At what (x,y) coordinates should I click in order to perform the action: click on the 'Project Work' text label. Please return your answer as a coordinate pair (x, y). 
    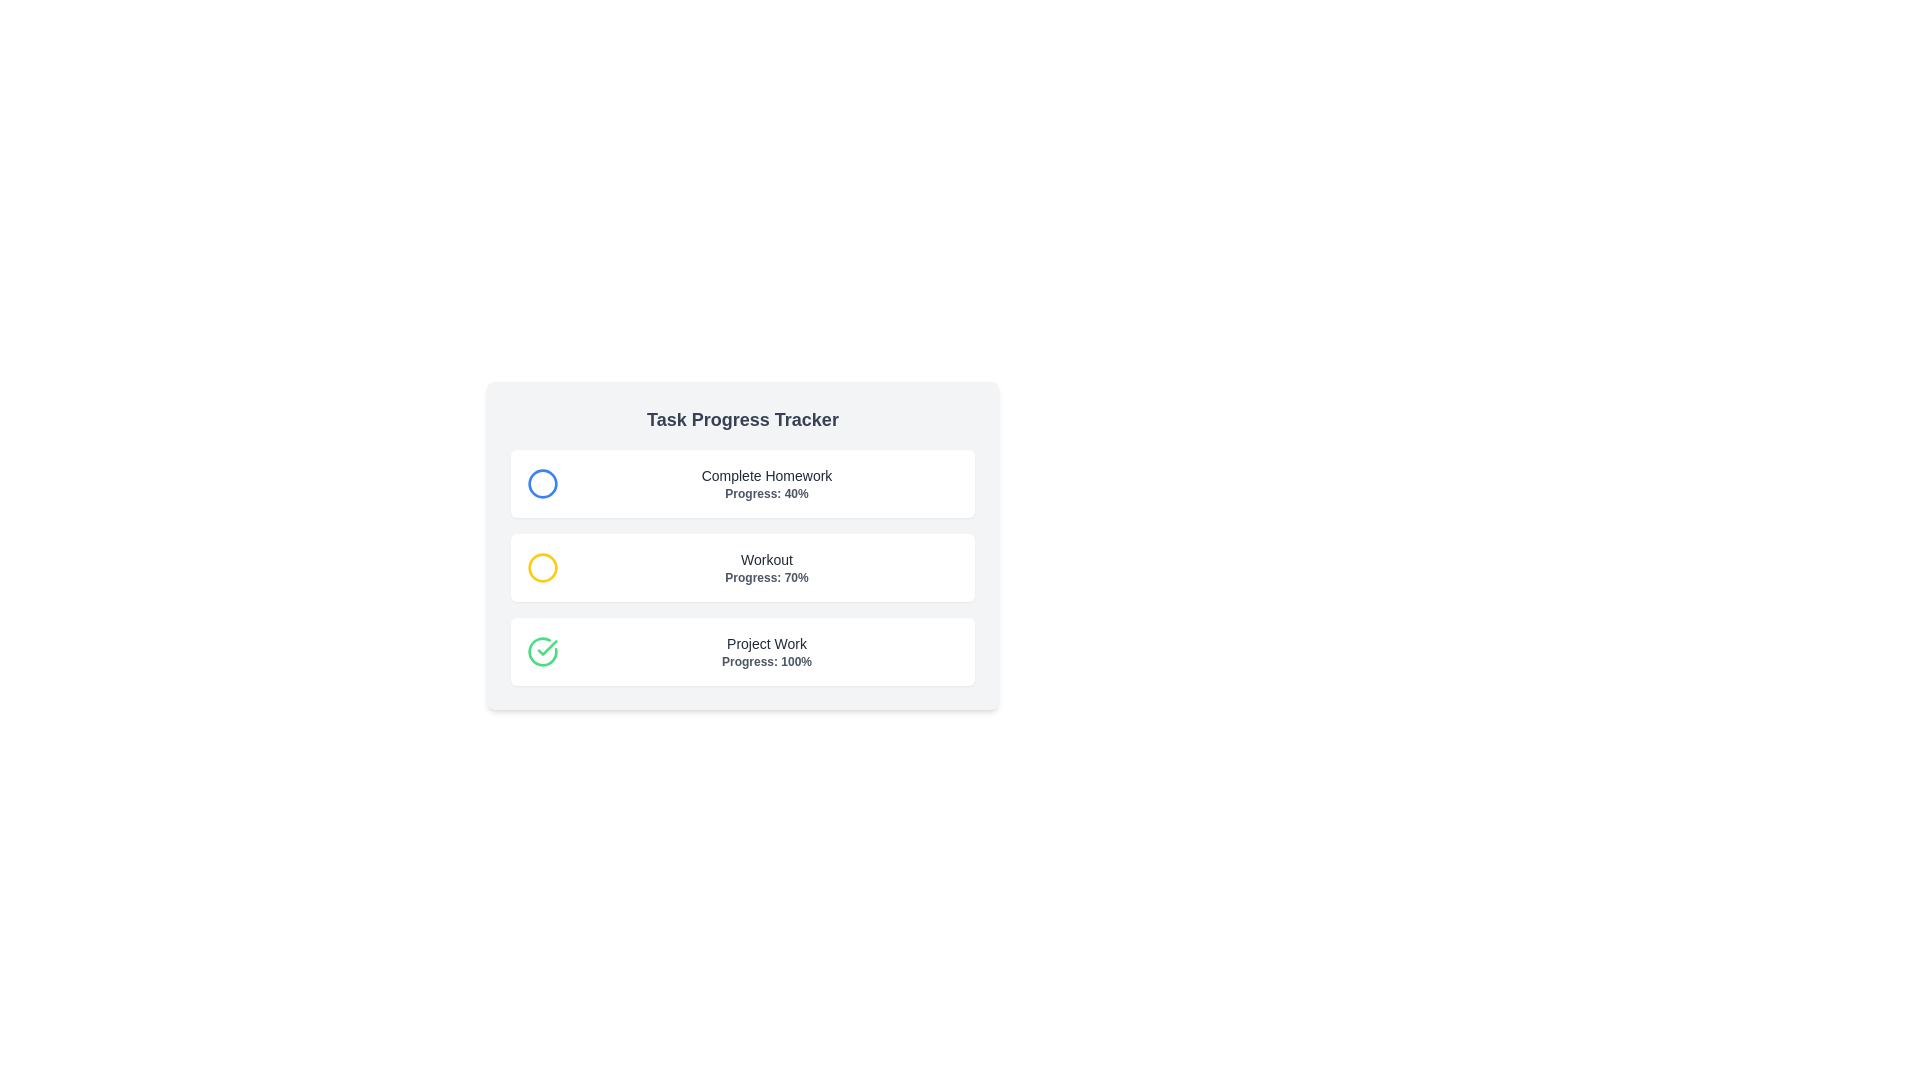
    Looking at the image, I should click on (766, 644).